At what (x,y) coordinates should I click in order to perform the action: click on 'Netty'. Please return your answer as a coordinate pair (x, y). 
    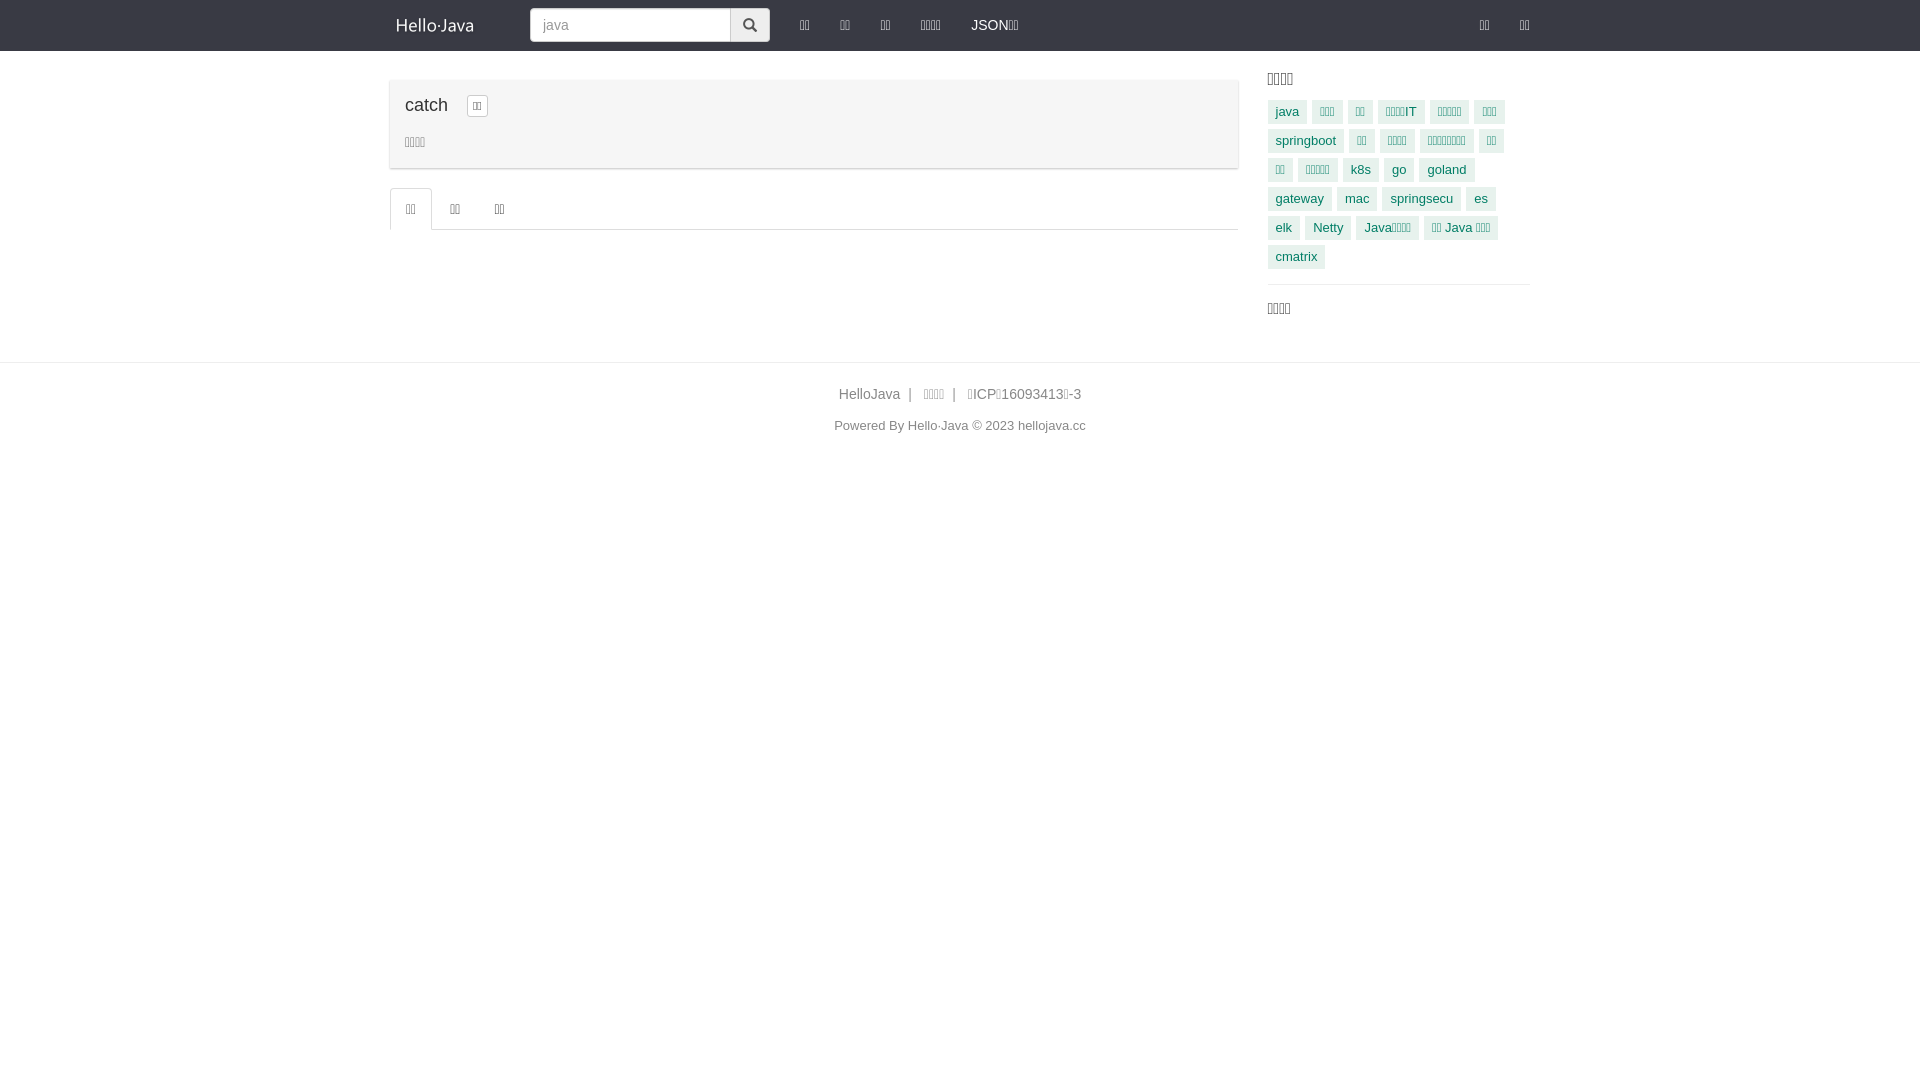
    Looking at the image, I should click on (1305, 226).